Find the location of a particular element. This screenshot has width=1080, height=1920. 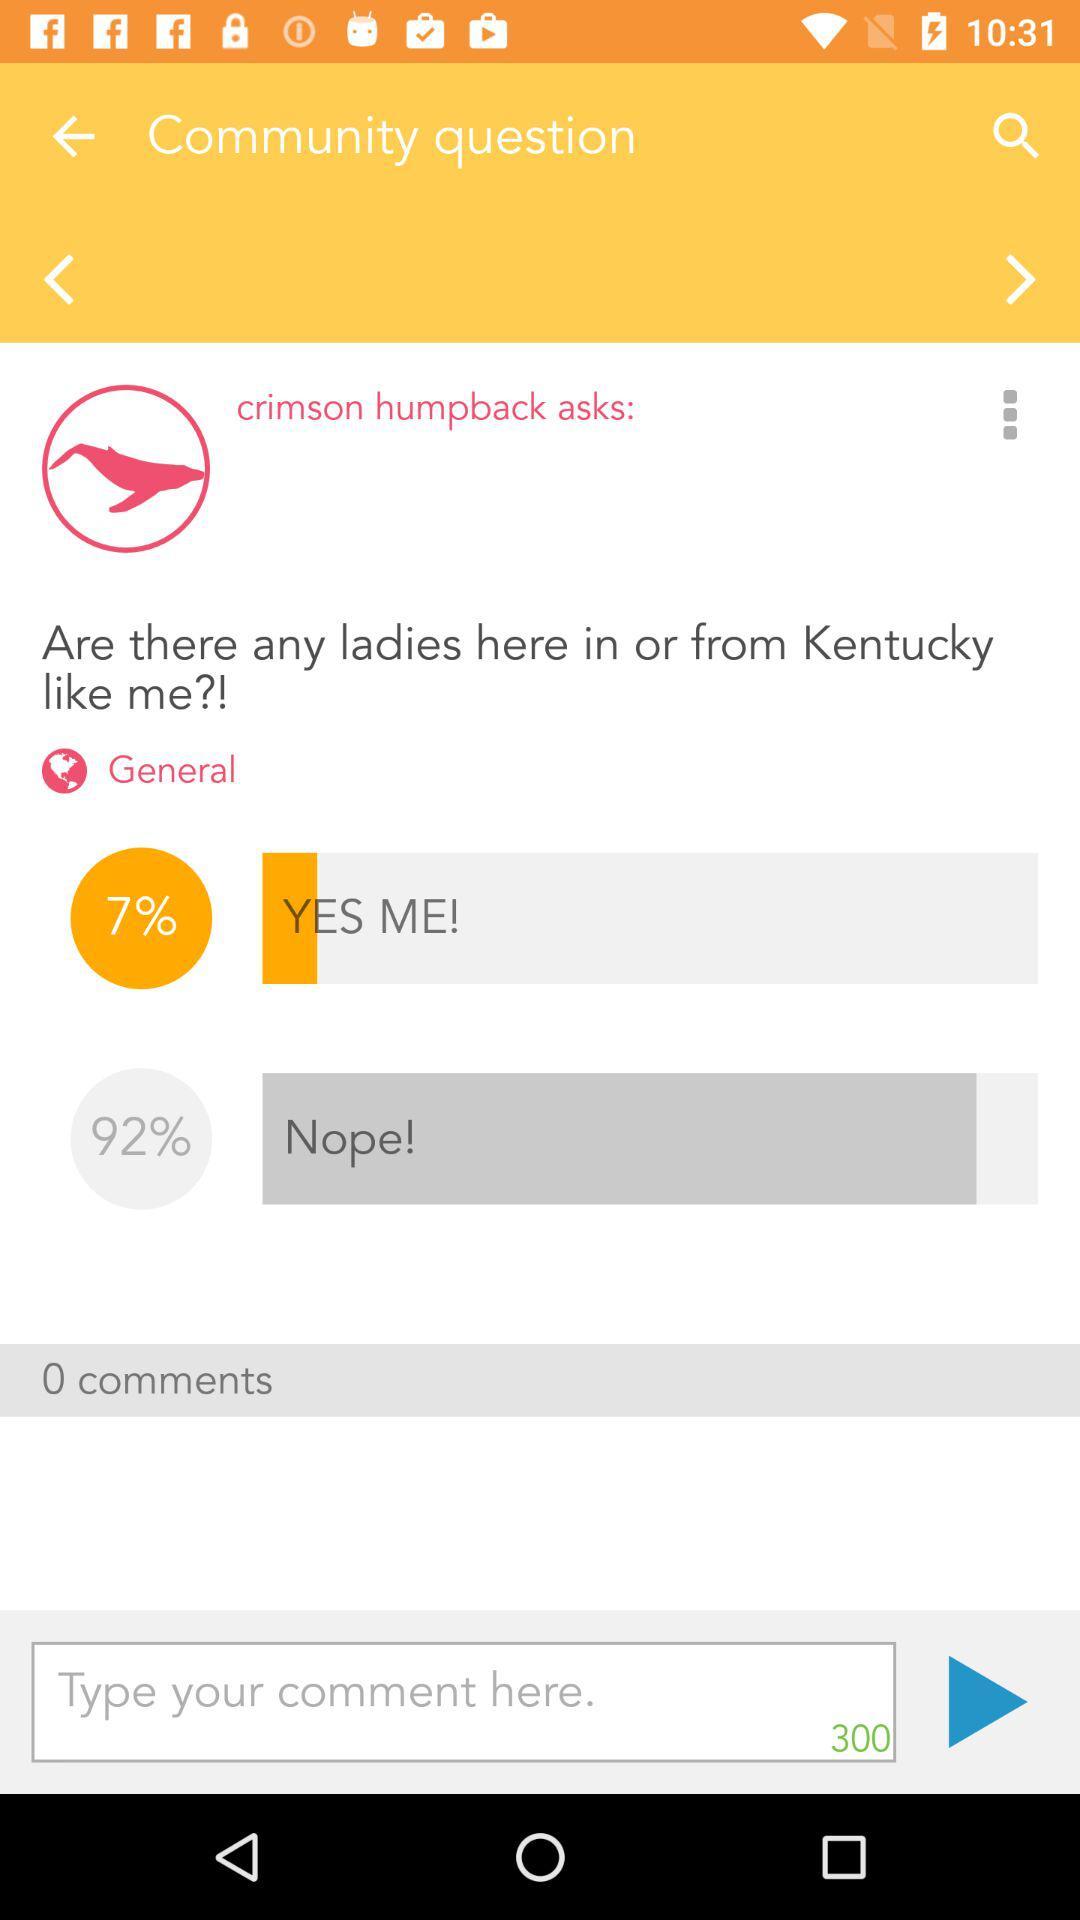

comment box is located at coordinates (463, 1701).